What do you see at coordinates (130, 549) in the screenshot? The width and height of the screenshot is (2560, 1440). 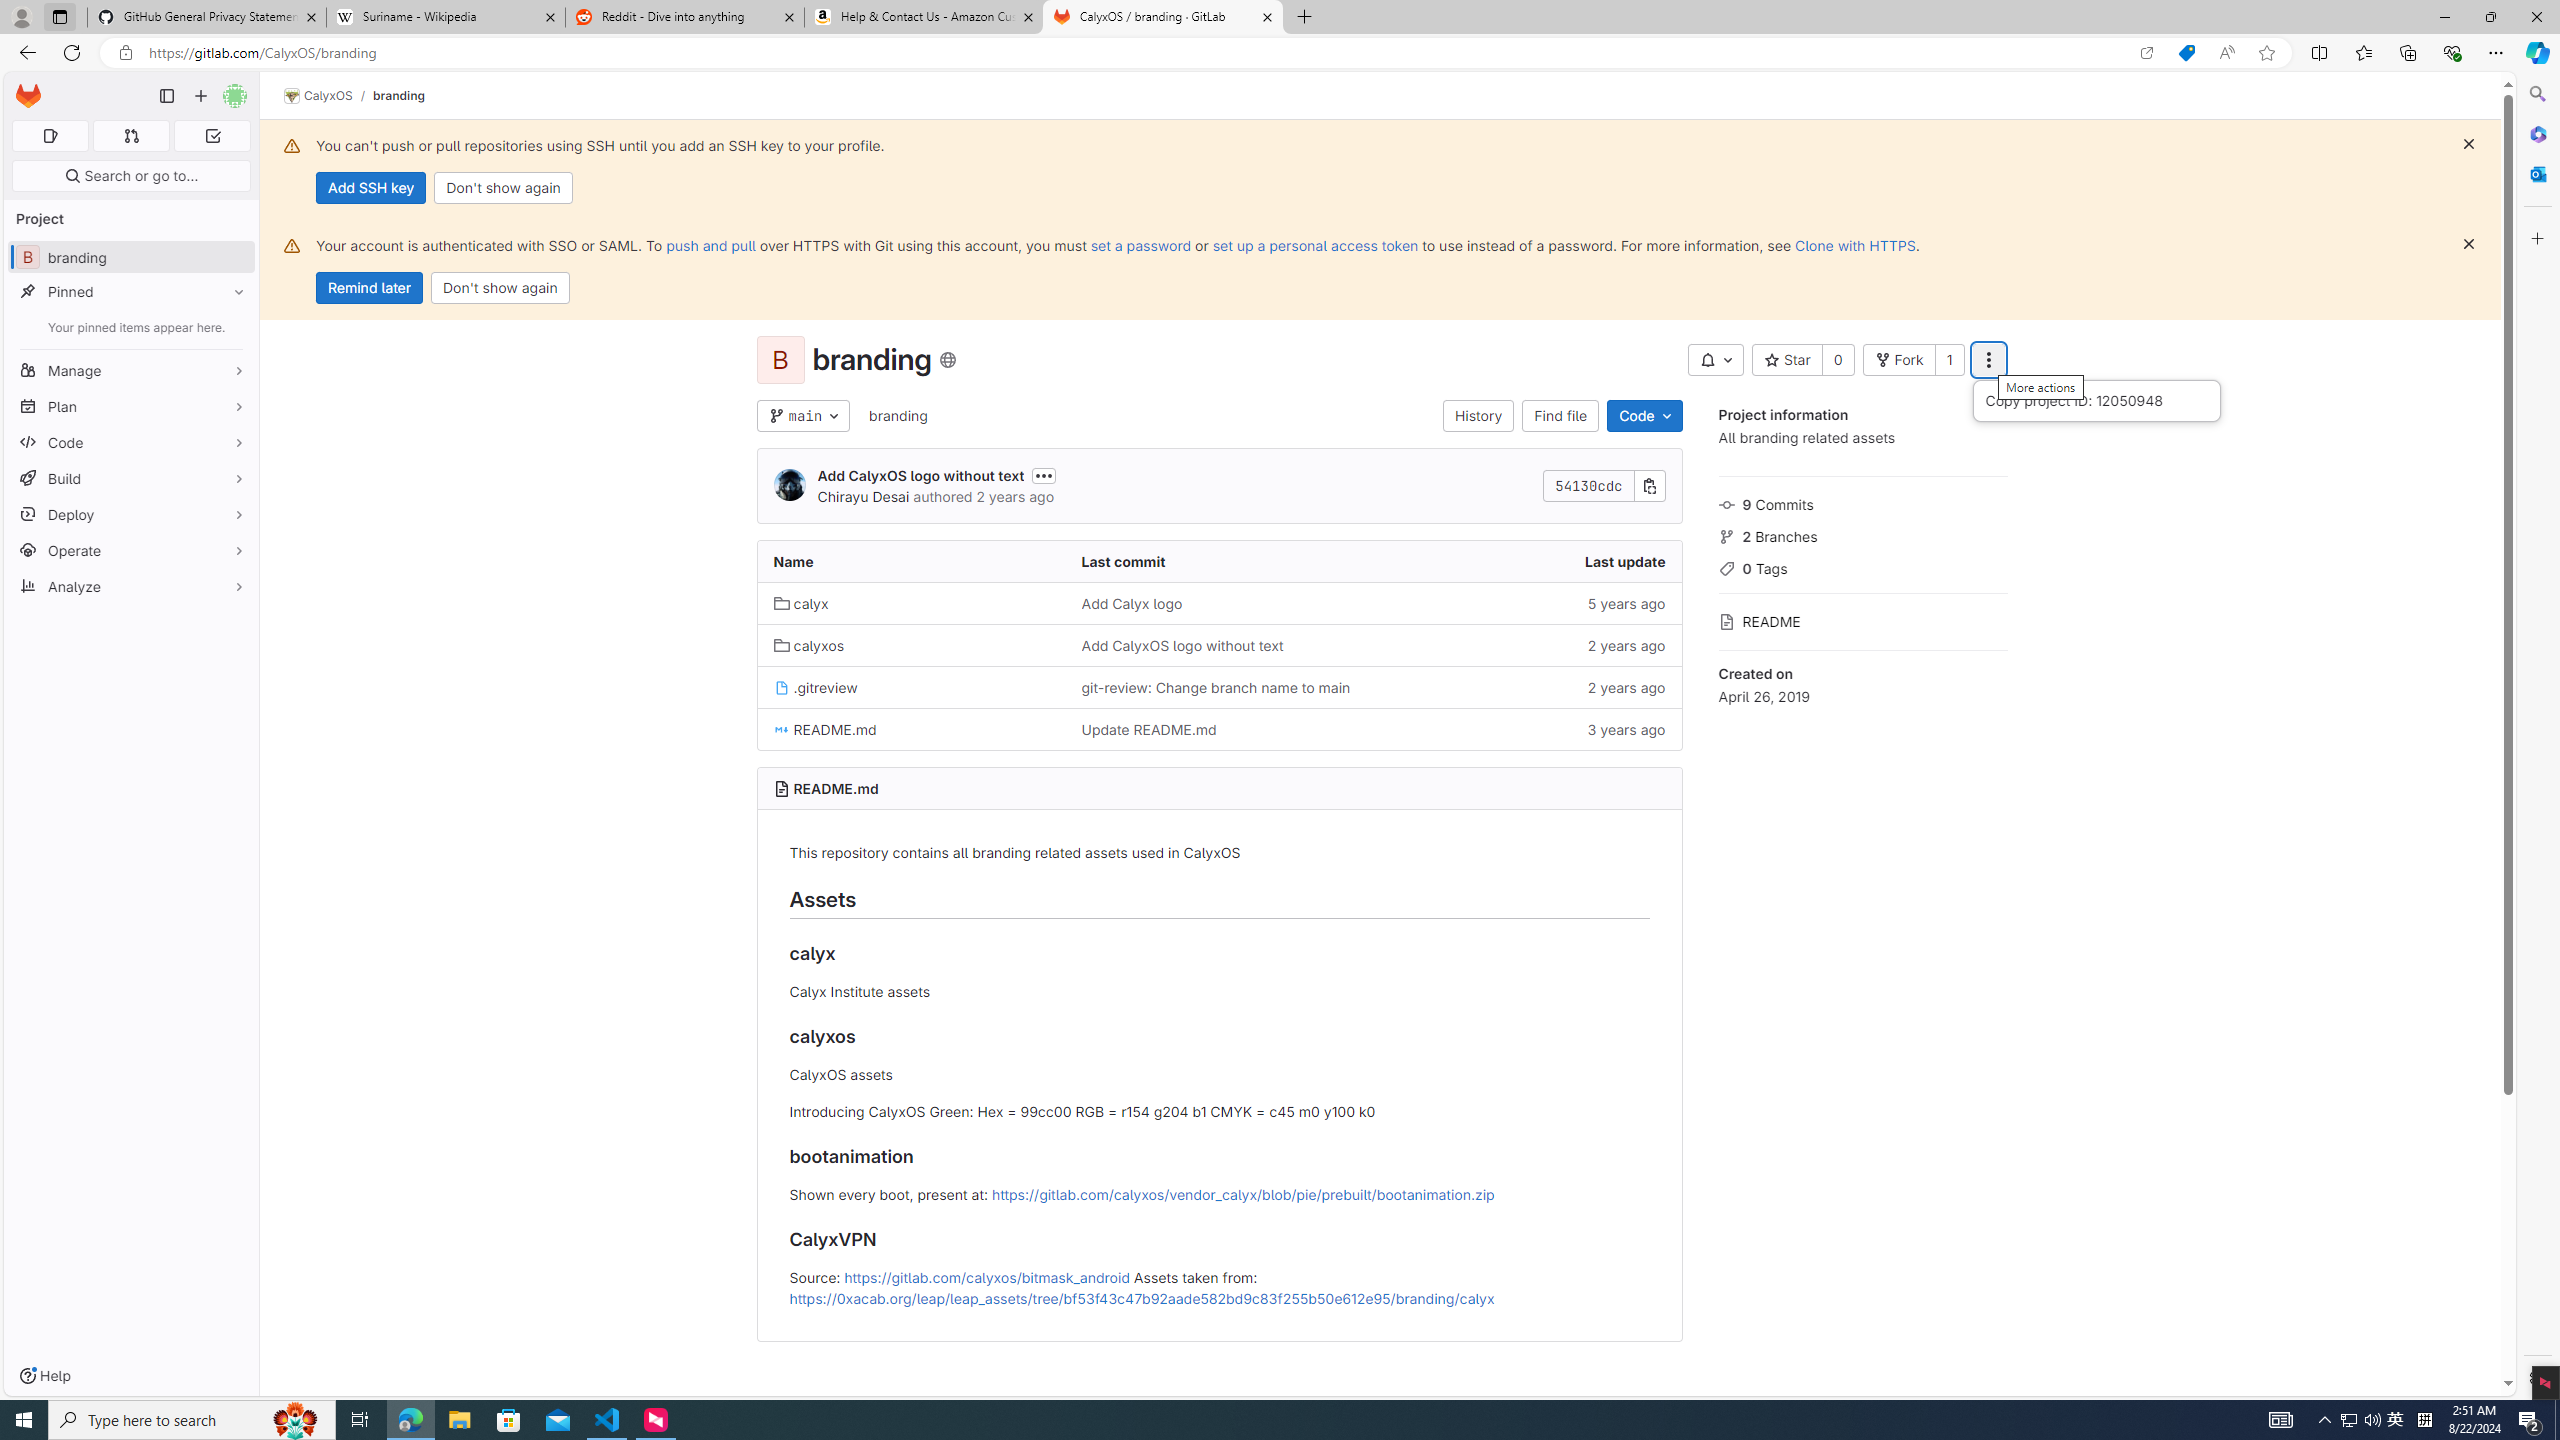 I see `'Operate'` at bounding box center [130, 549].